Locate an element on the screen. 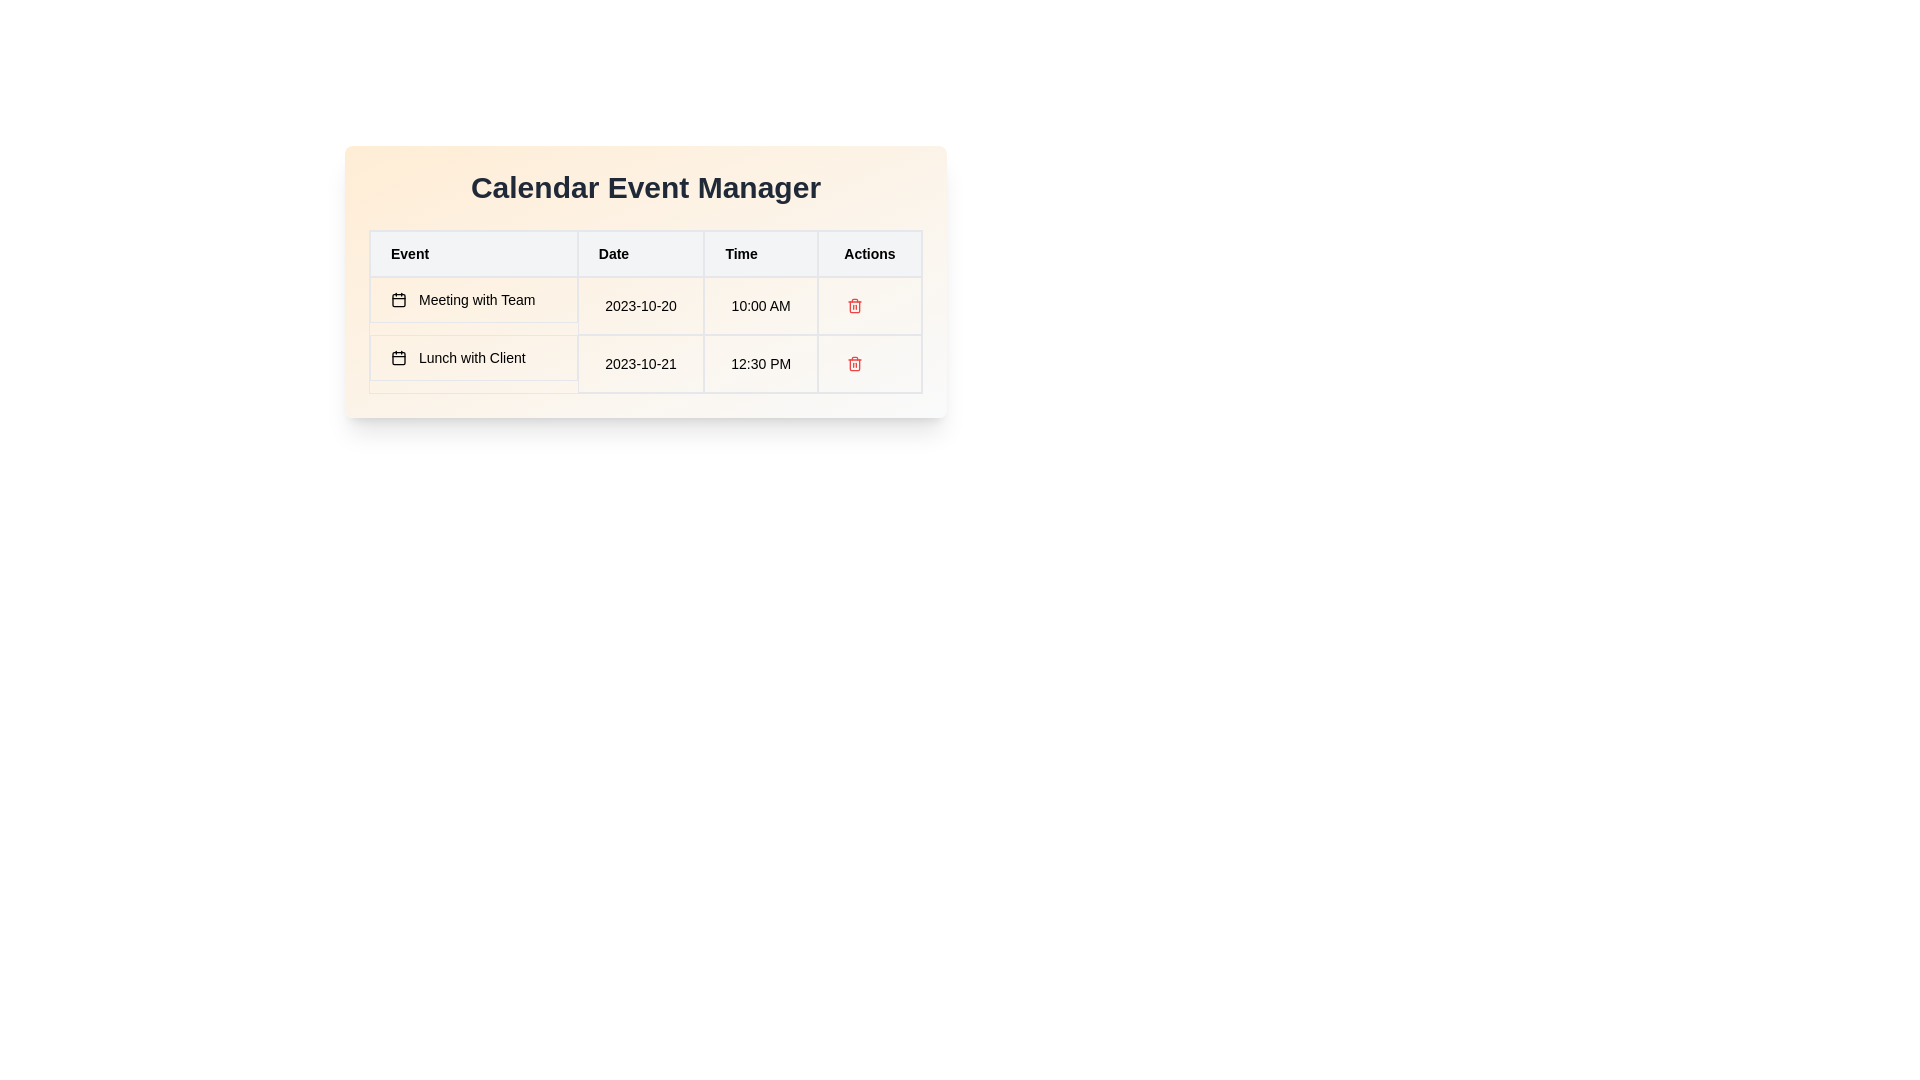  date displayed in the static text element located in the second cell under the 'Date' column of the event management table, positioned in the second row is located at coordinates (641, 363).